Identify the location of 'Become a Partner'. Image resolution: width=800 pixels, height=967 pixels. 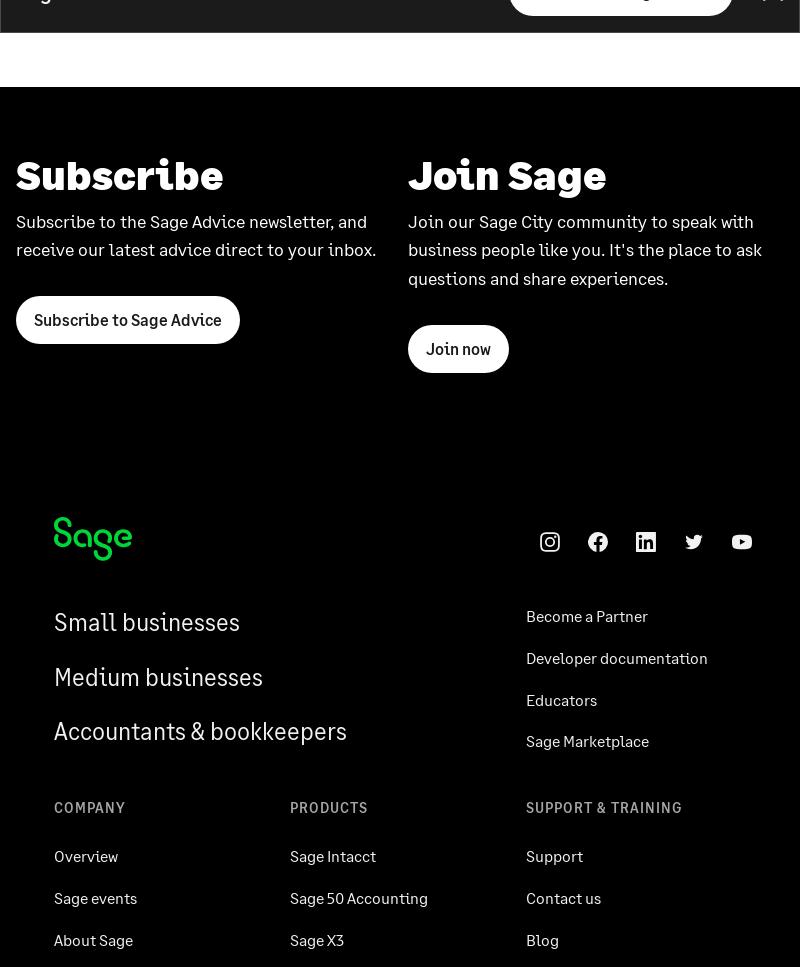
(586, 615).